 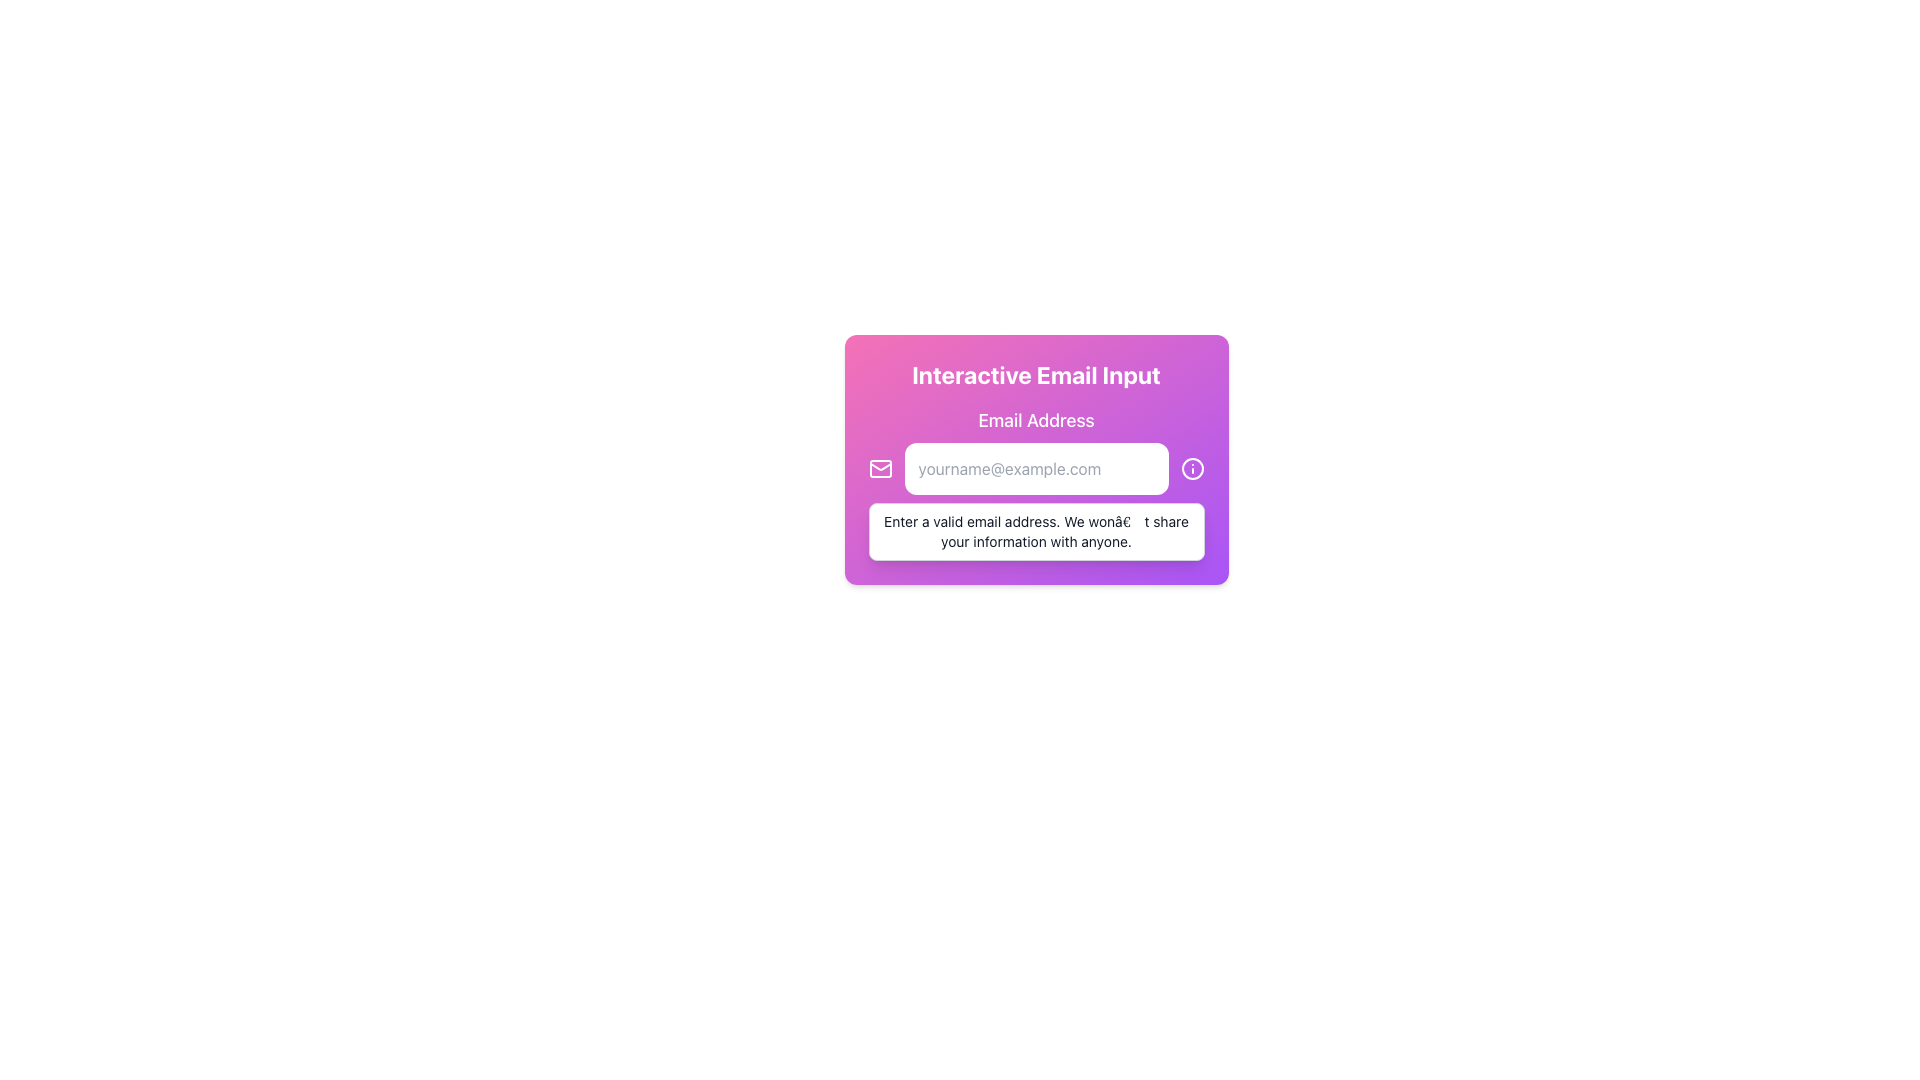 What do you see at coordinates (1192, 469) in the screenshot?
I see `the circular part of the 'info' icon located on the right side of the email input box` at bounding box center [1192, 469].